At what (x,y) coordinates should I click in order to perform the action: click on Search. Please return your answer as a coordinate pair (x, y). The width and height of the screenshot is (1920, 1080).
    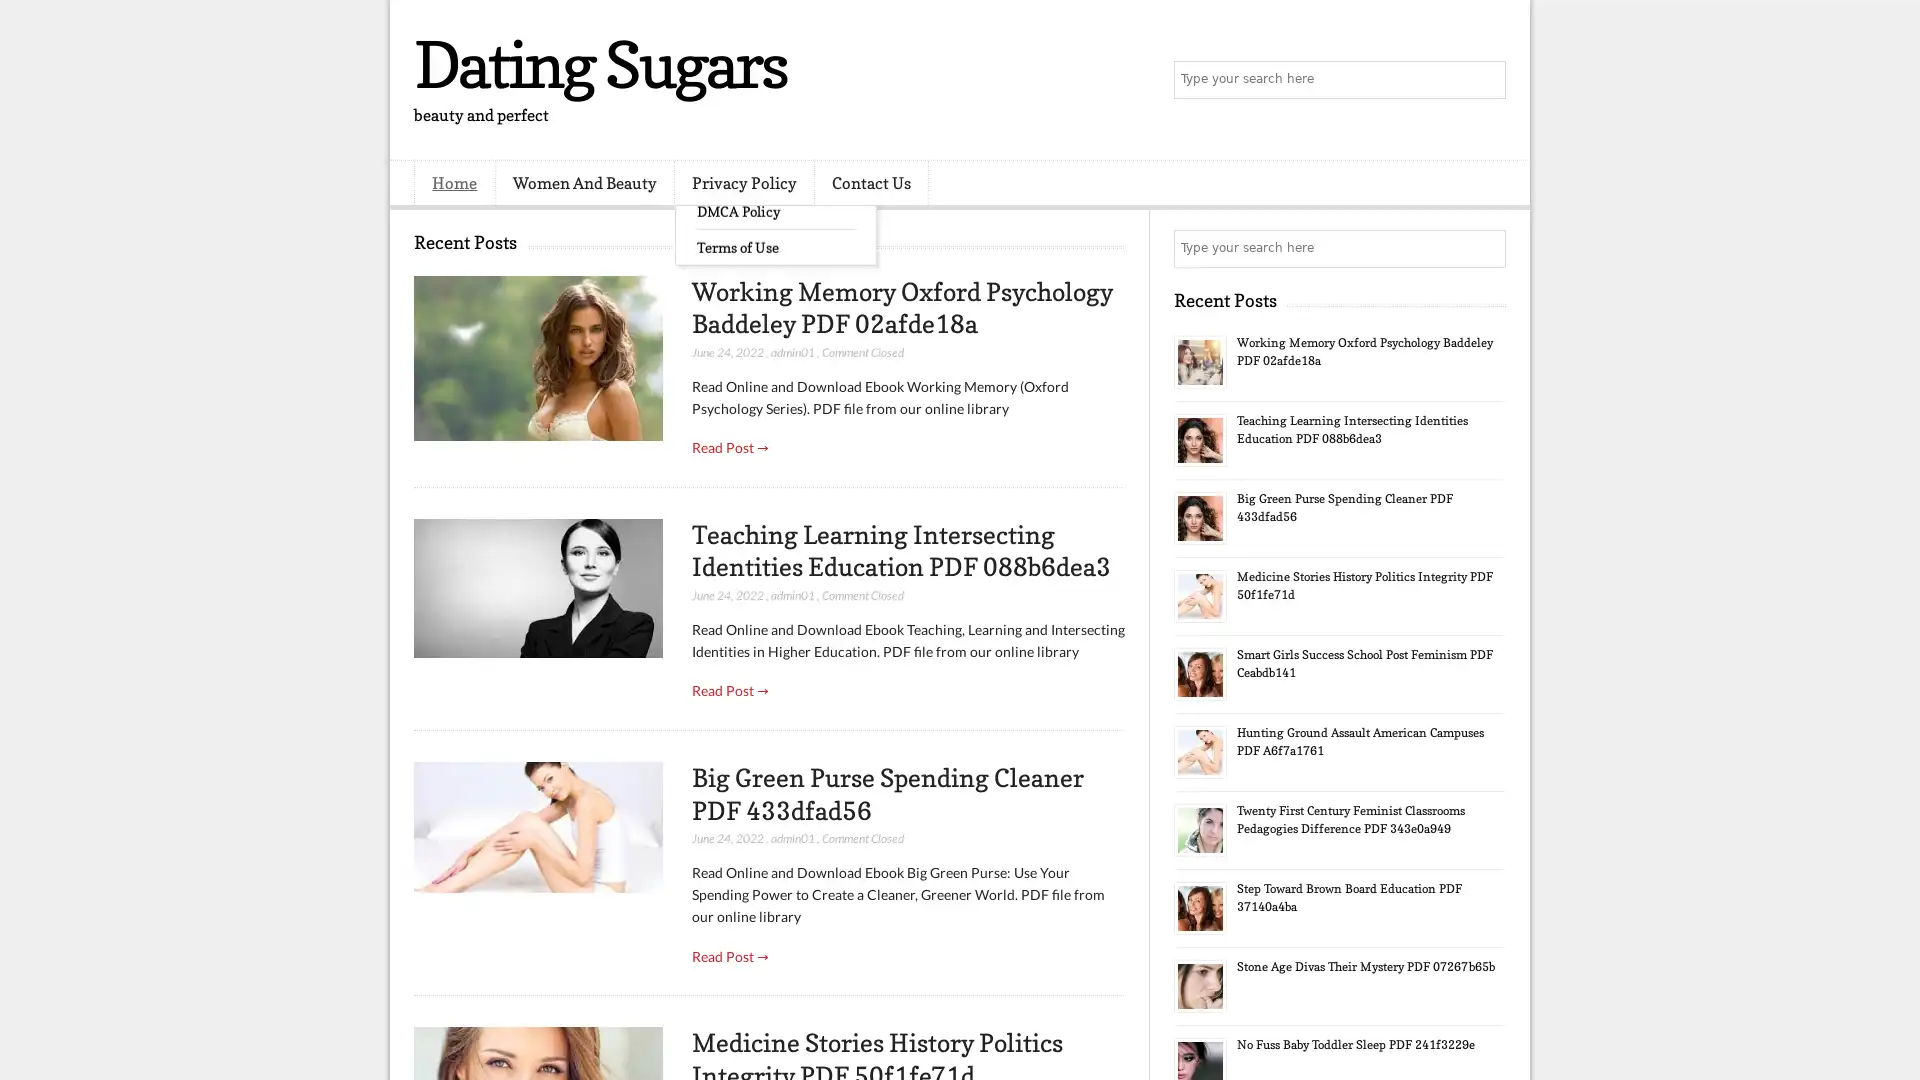
    Looking at the image, I should click on (1485, 248).